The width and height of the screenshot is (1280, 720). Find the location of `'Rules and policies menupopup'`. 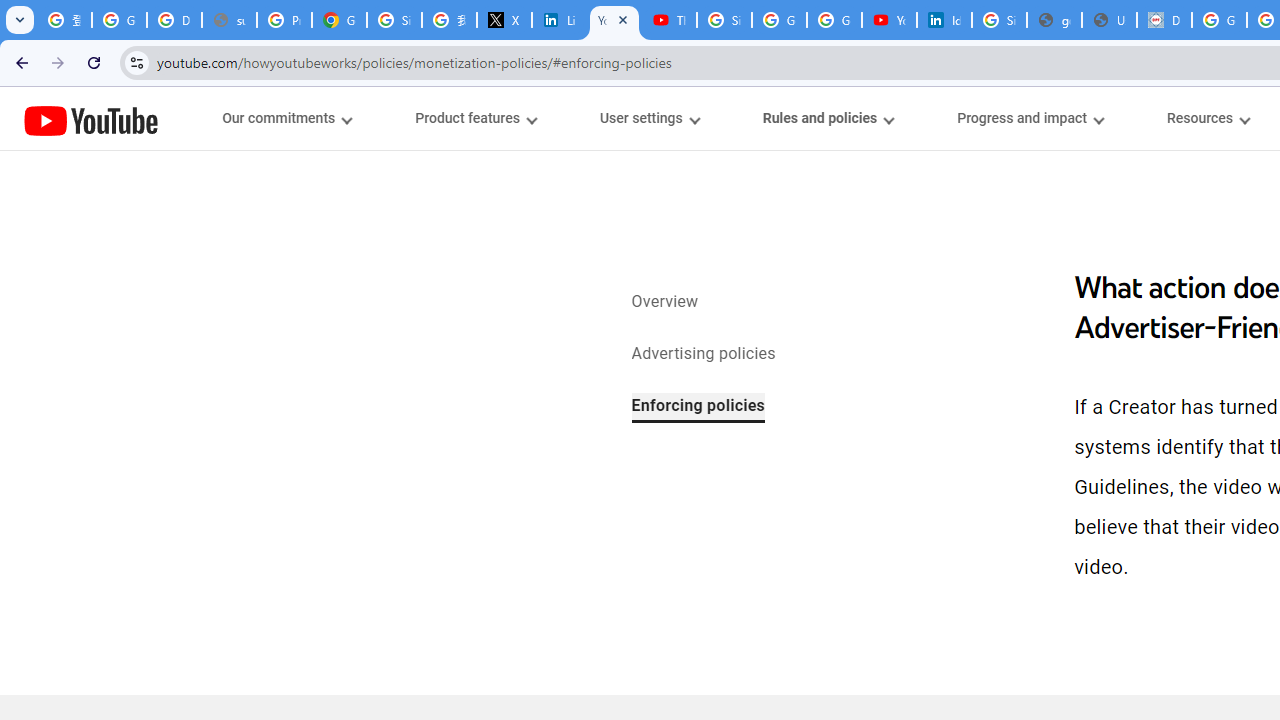

'Rules and policies menupopup' is located at coordinates (827, 118).